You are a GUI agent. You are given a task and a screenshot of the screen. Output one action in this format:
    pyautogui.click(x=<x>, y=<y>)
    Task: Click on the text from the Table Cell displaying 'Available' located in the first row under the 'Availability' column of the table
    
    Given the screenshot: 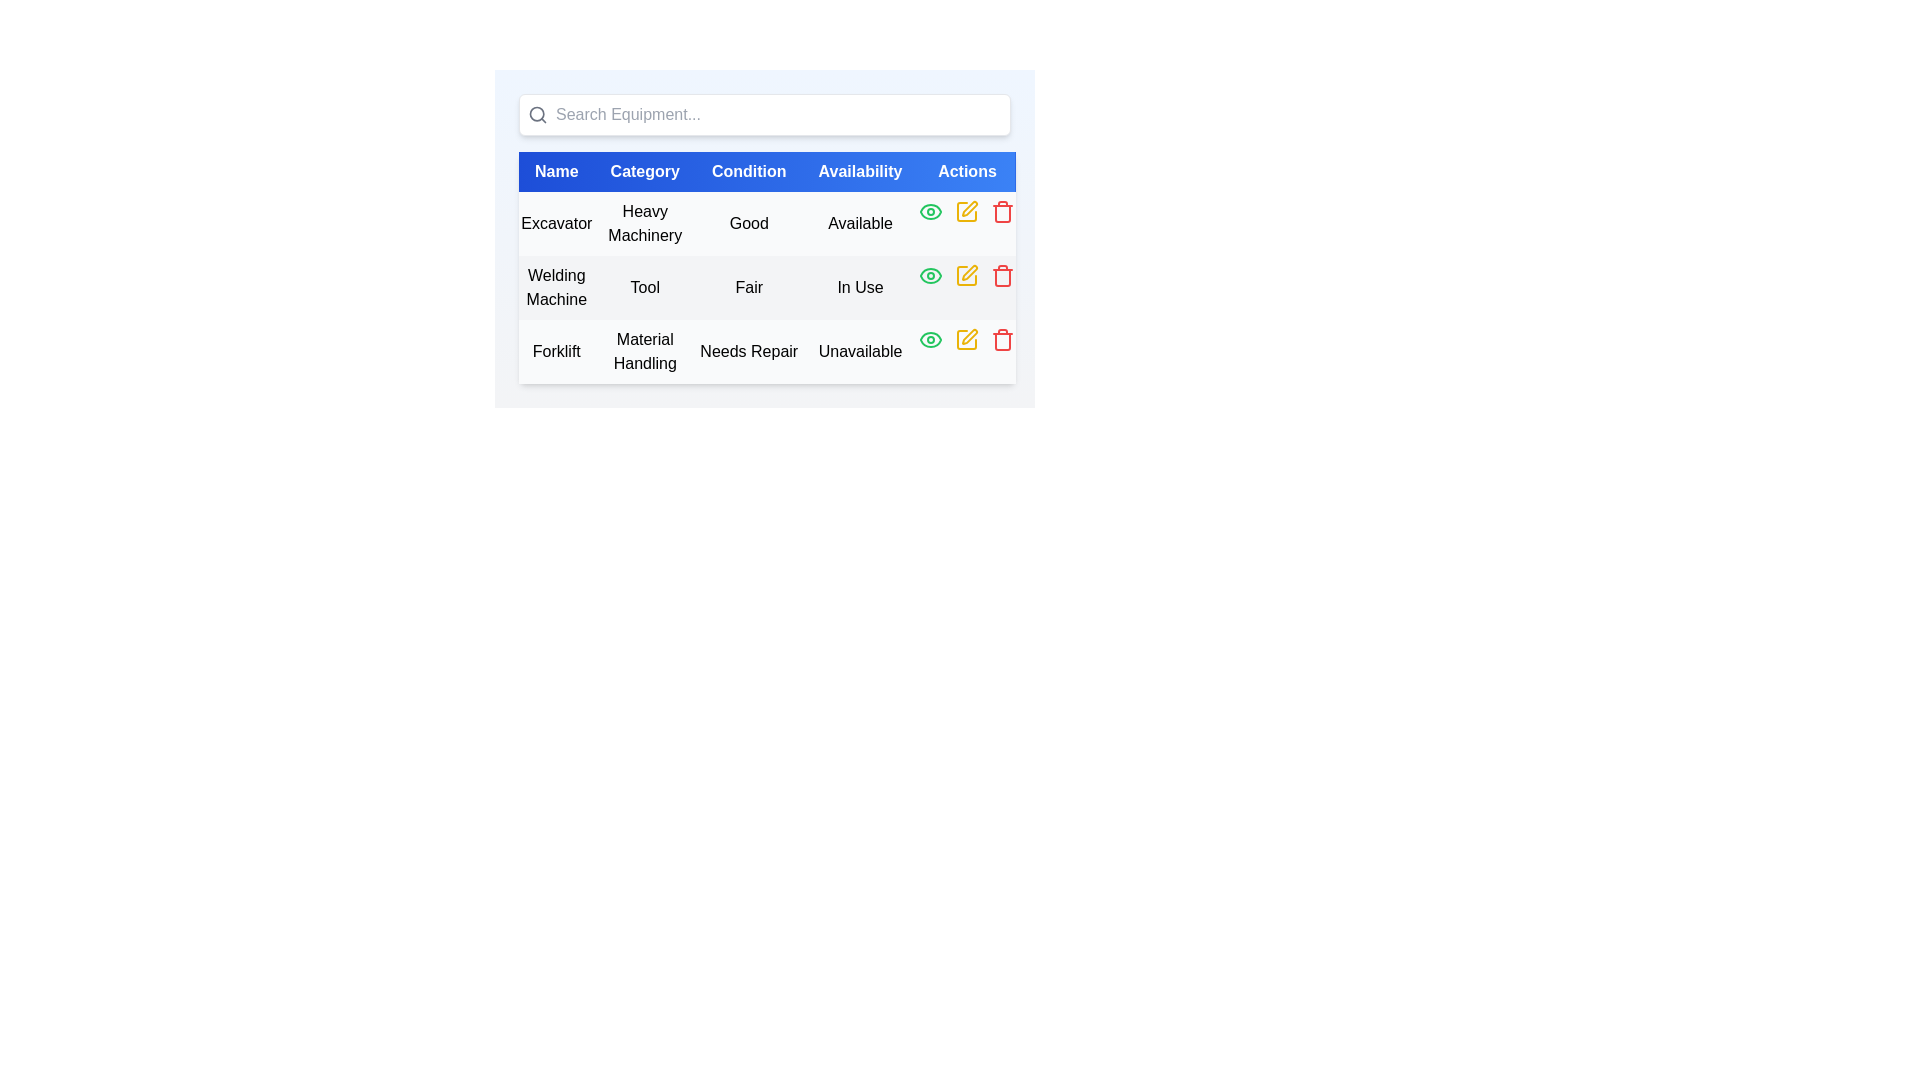 What is the action you would take?
    pyautogui.click(x=860, y=223)
    